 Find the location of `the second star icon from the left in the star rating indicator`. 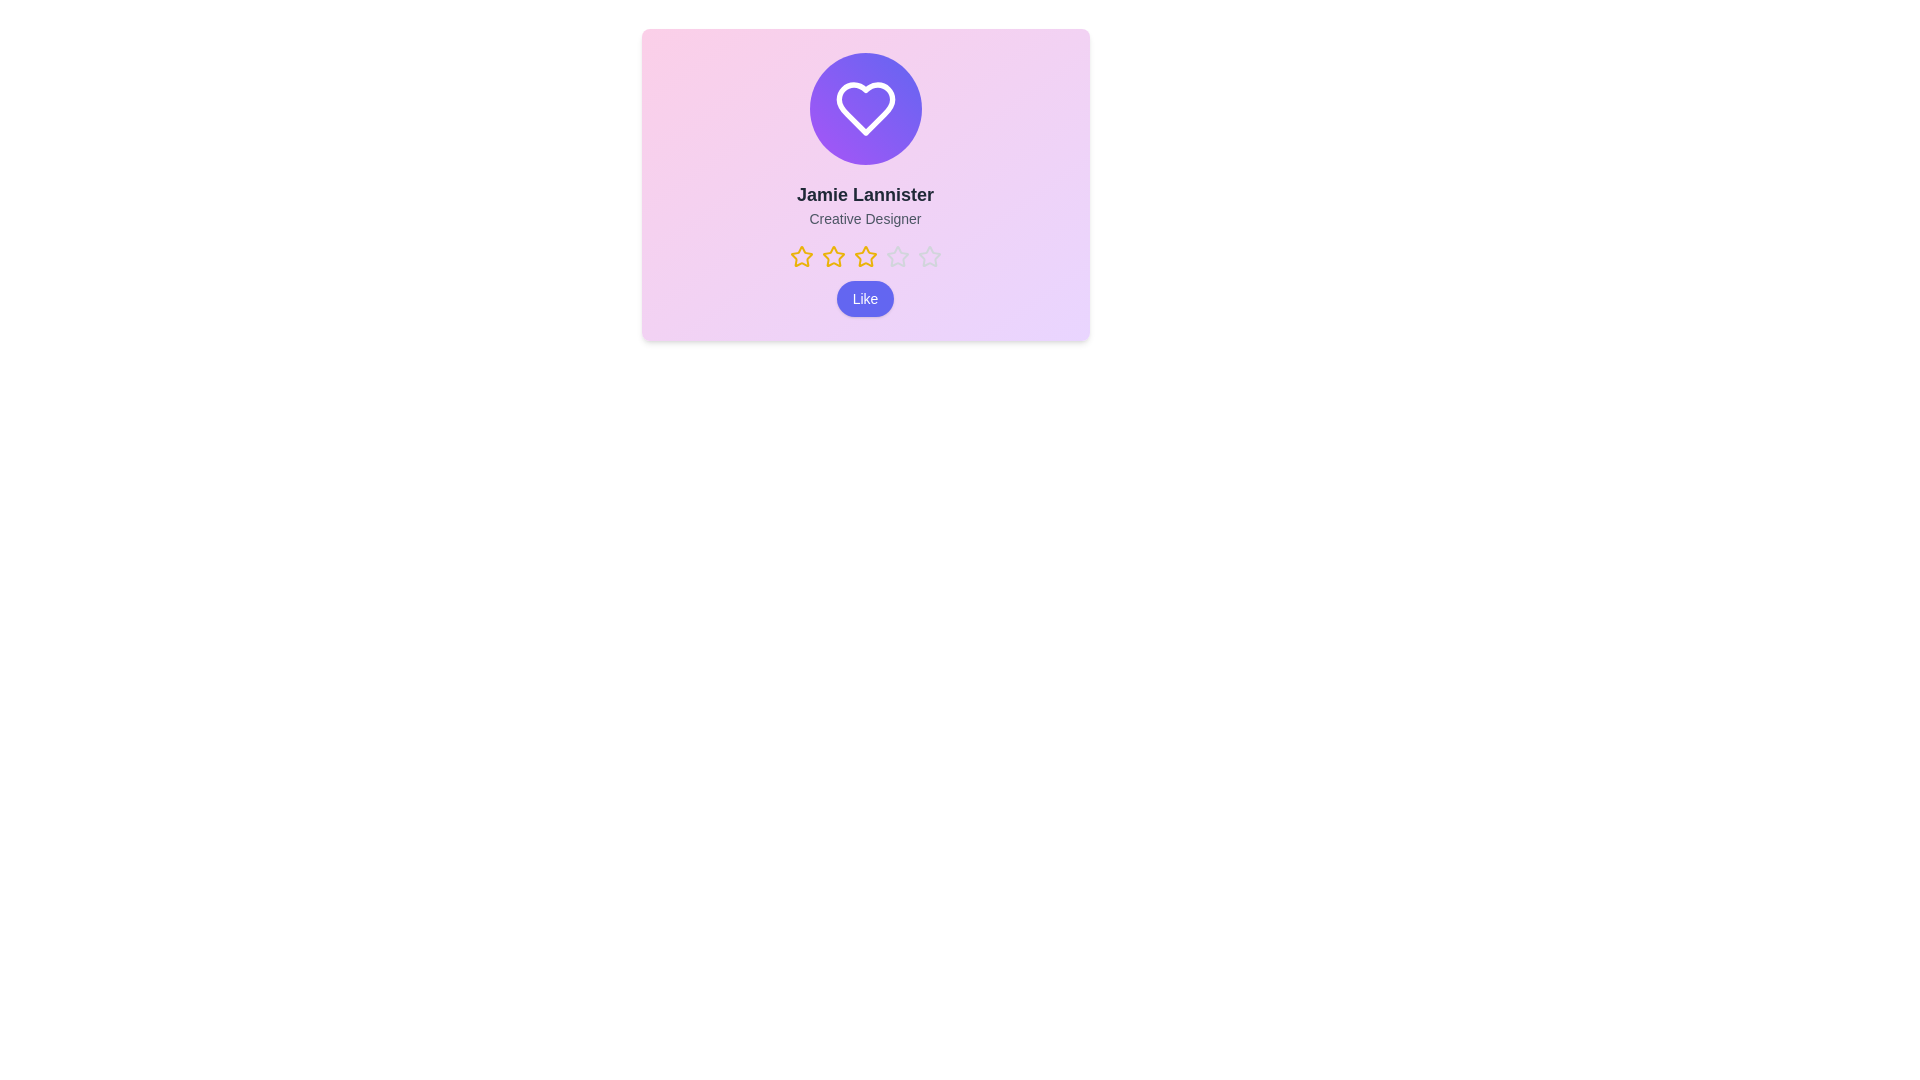

the second star icon from the left in the star rating indicator is located at coordinates (833, 255).